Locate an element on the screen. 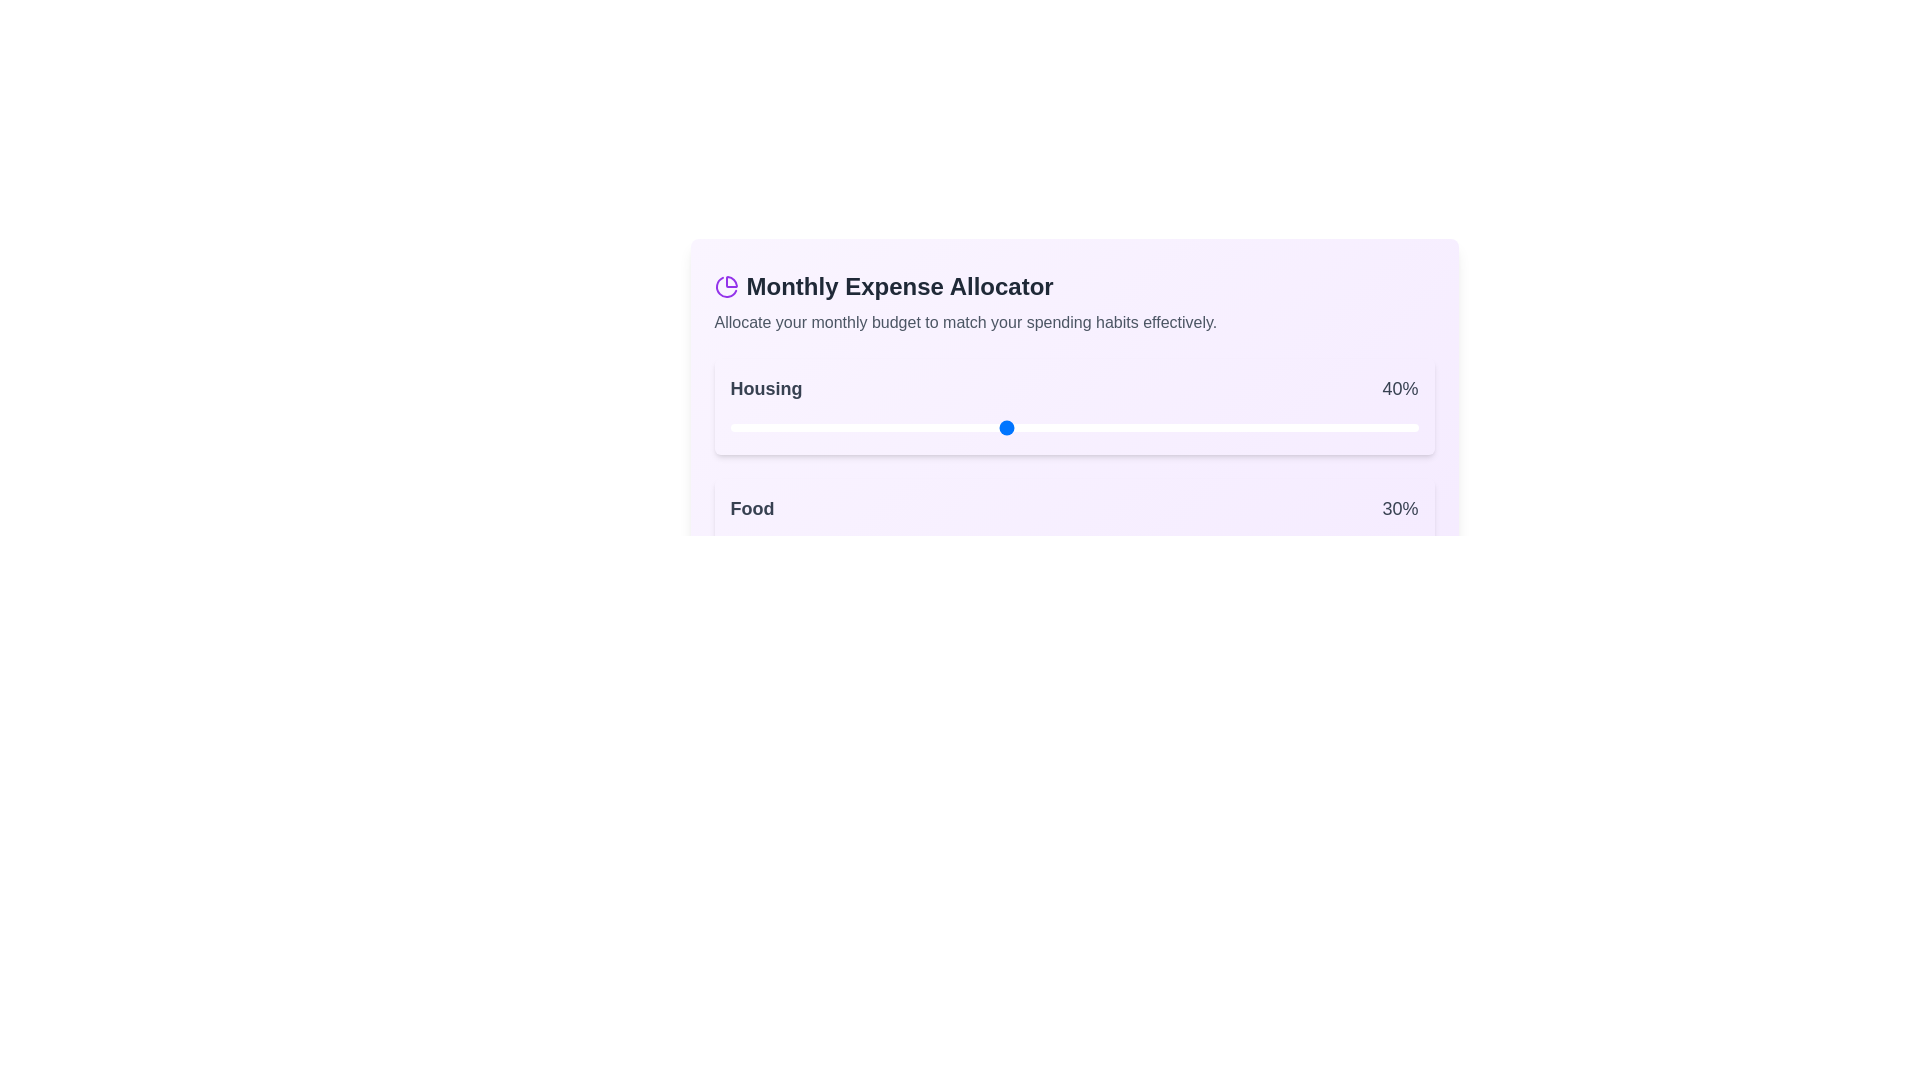 The width and height of the screenshot is (1920, 1080). the value of the 'Housing' percentage slider is located at coordinates (1184, 427).